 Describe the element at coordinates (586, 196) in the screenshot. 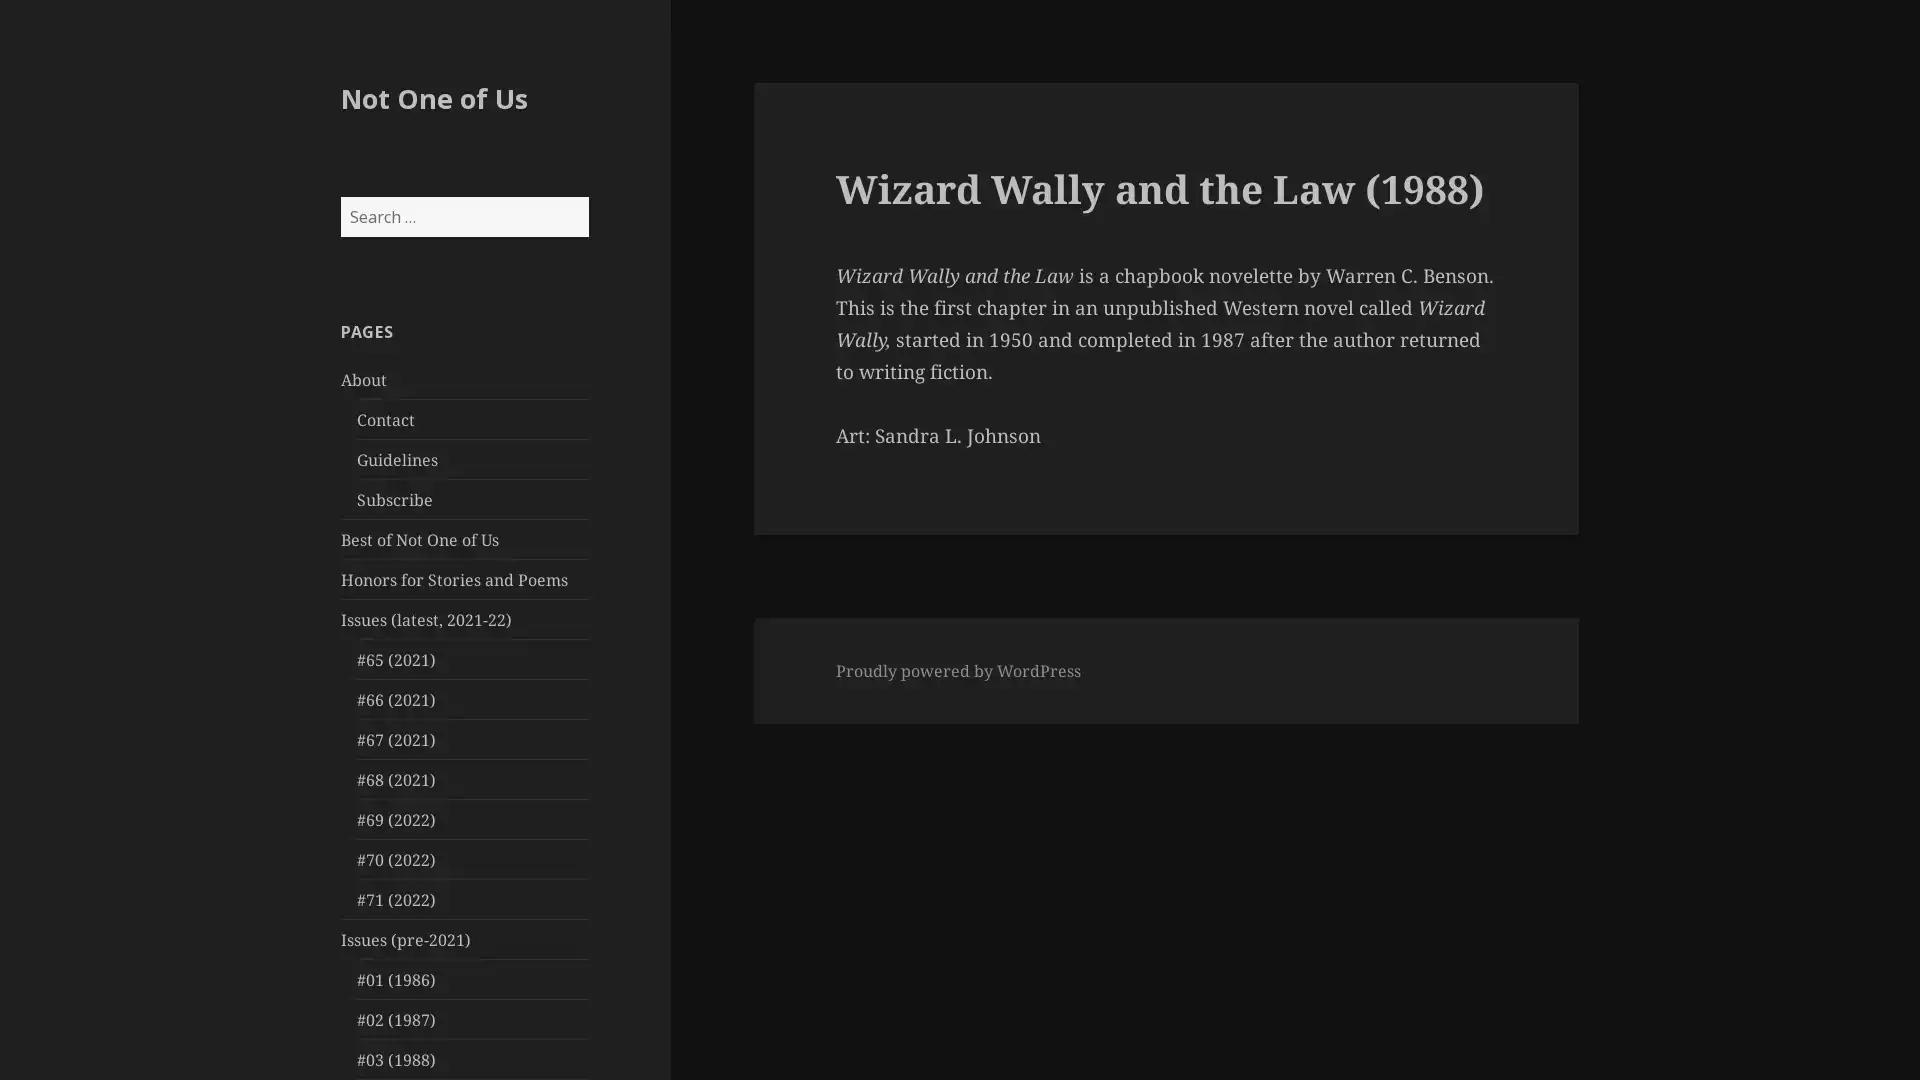

I see `Search` at that location.